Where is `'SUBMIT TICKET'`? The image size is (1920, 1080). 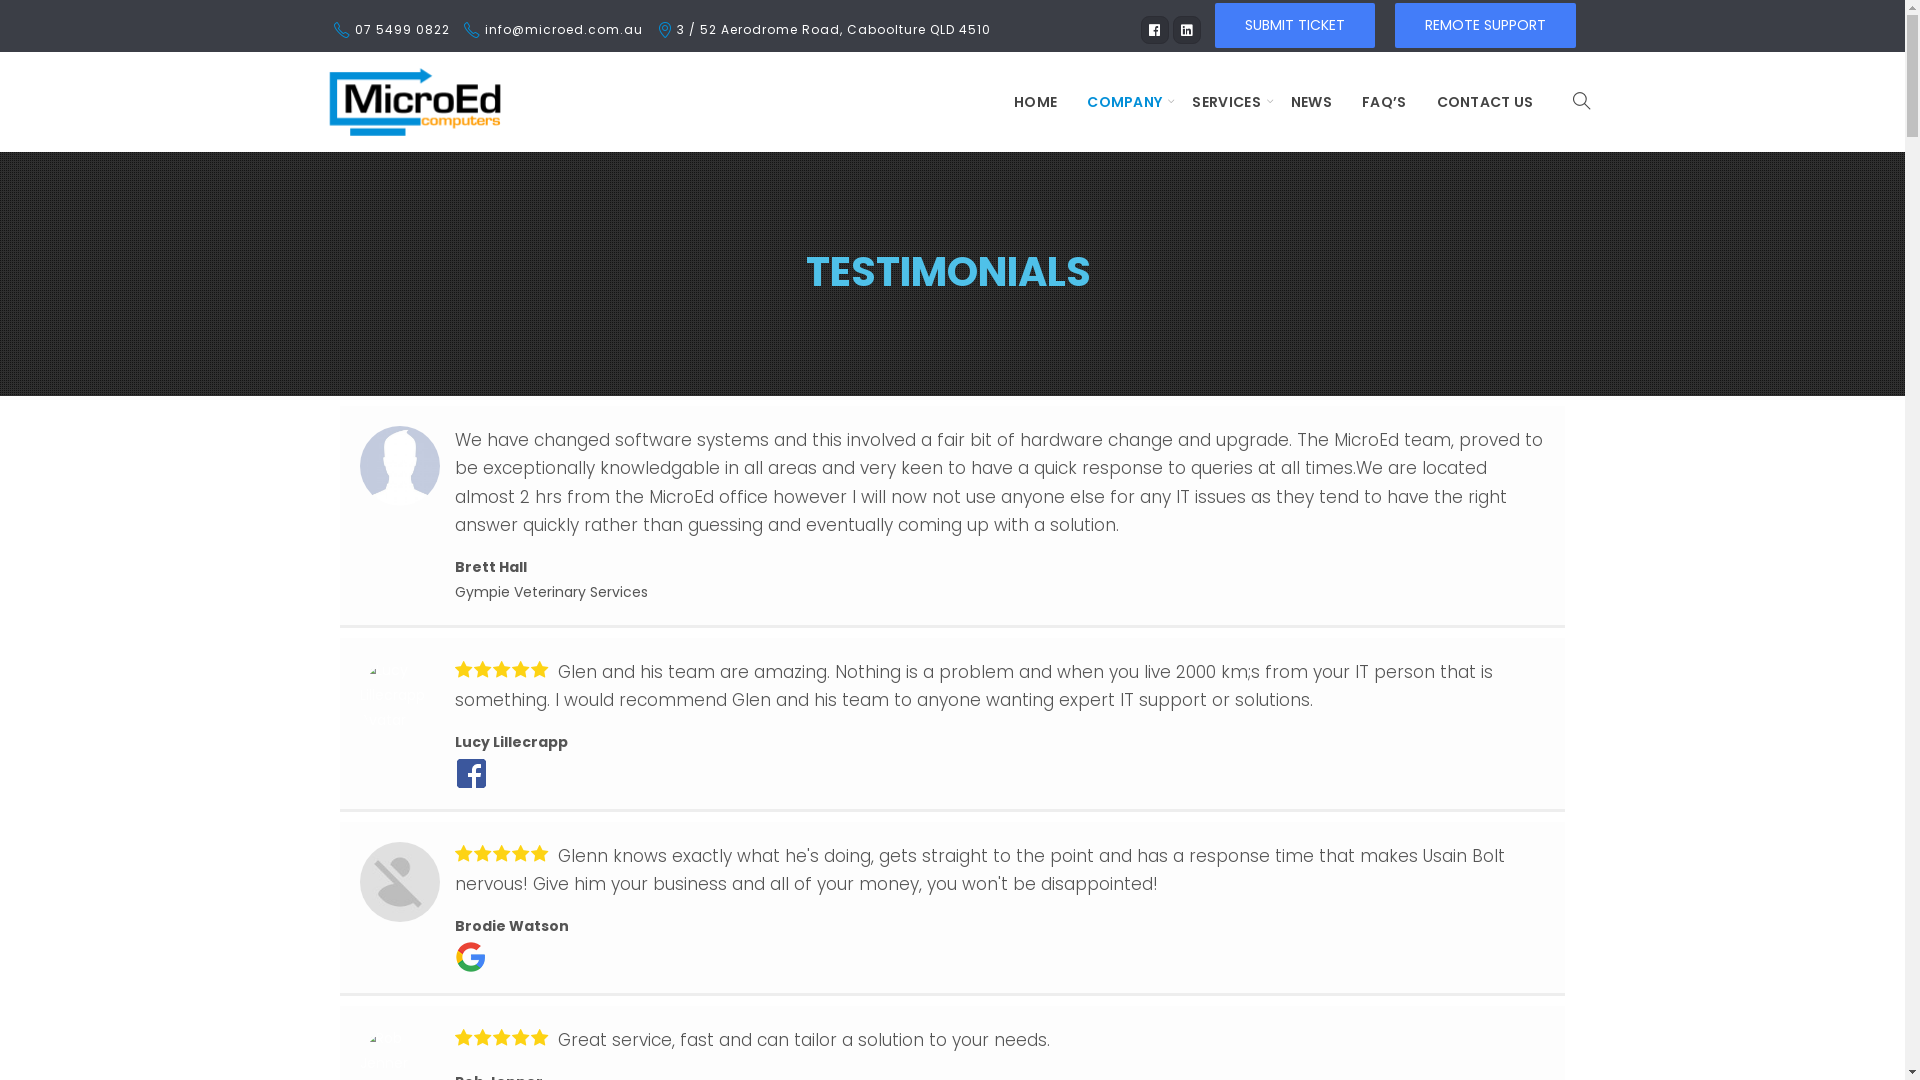
'SUBMIT TICKET' is located at coordinates (1294, 24).